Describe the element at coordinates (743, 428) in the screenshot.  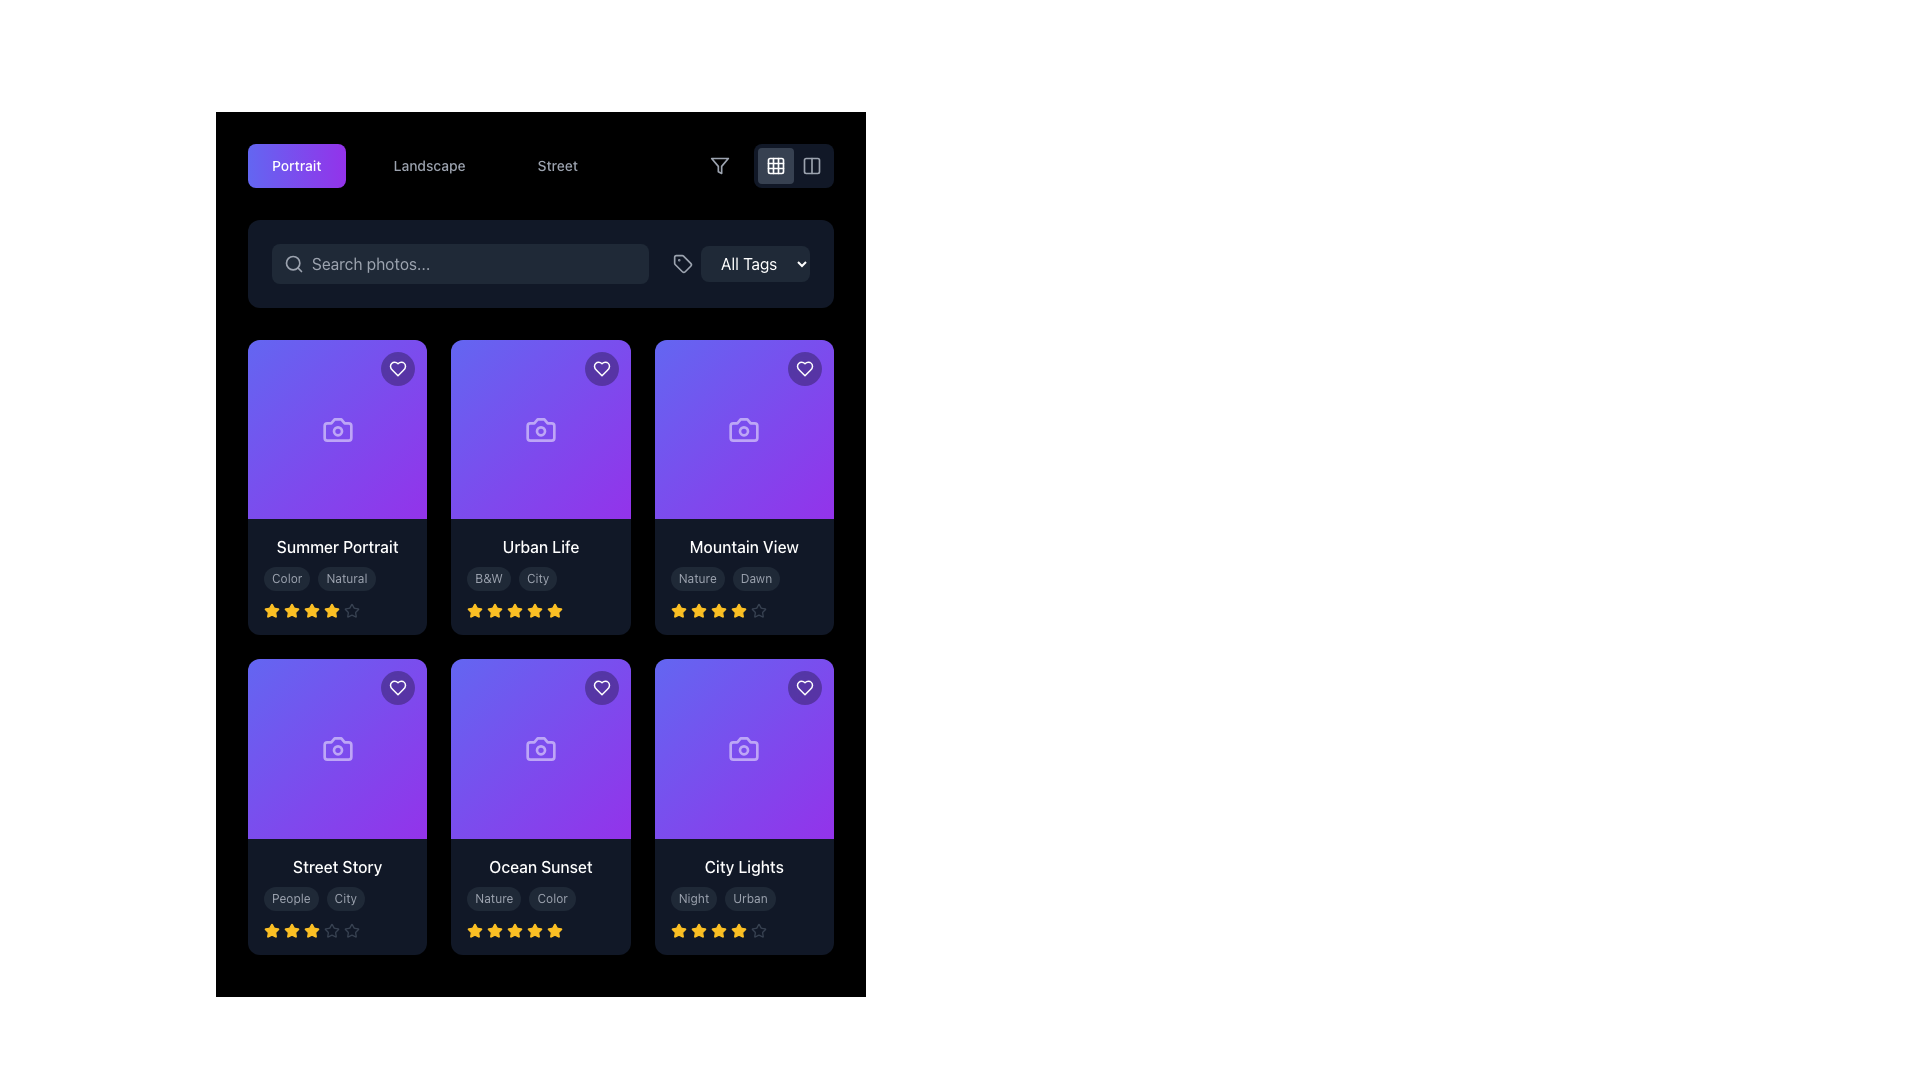
I see `the graphic placeholder with a gradient background from indigo to purple, featuring a camera icon, located in the top row of the grid layout, third item from the left titled 'Mountain View'` at that location.